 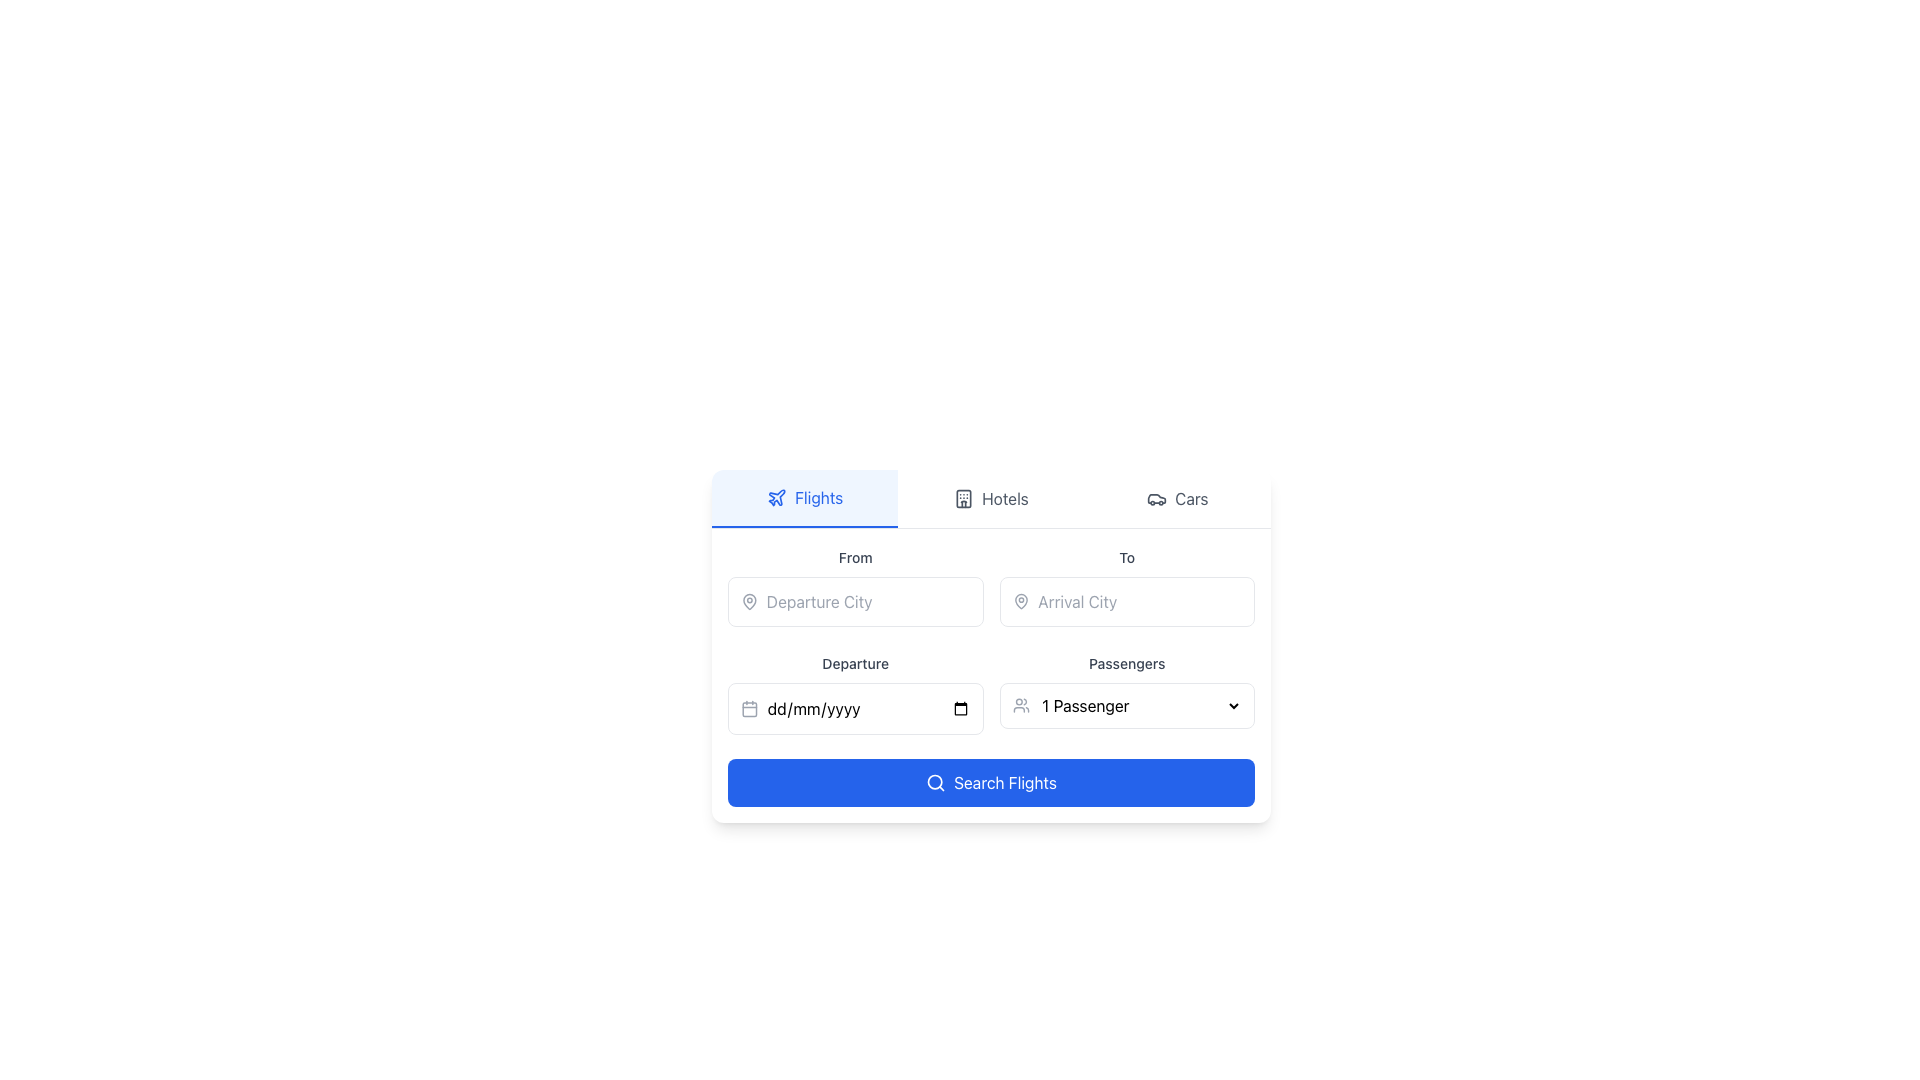 What do you see at coordinates (1140, 704) in the screenshot?
I see `the 'Passengers' dropdown menu in the flight search form` at bounding box center [1140, 704].